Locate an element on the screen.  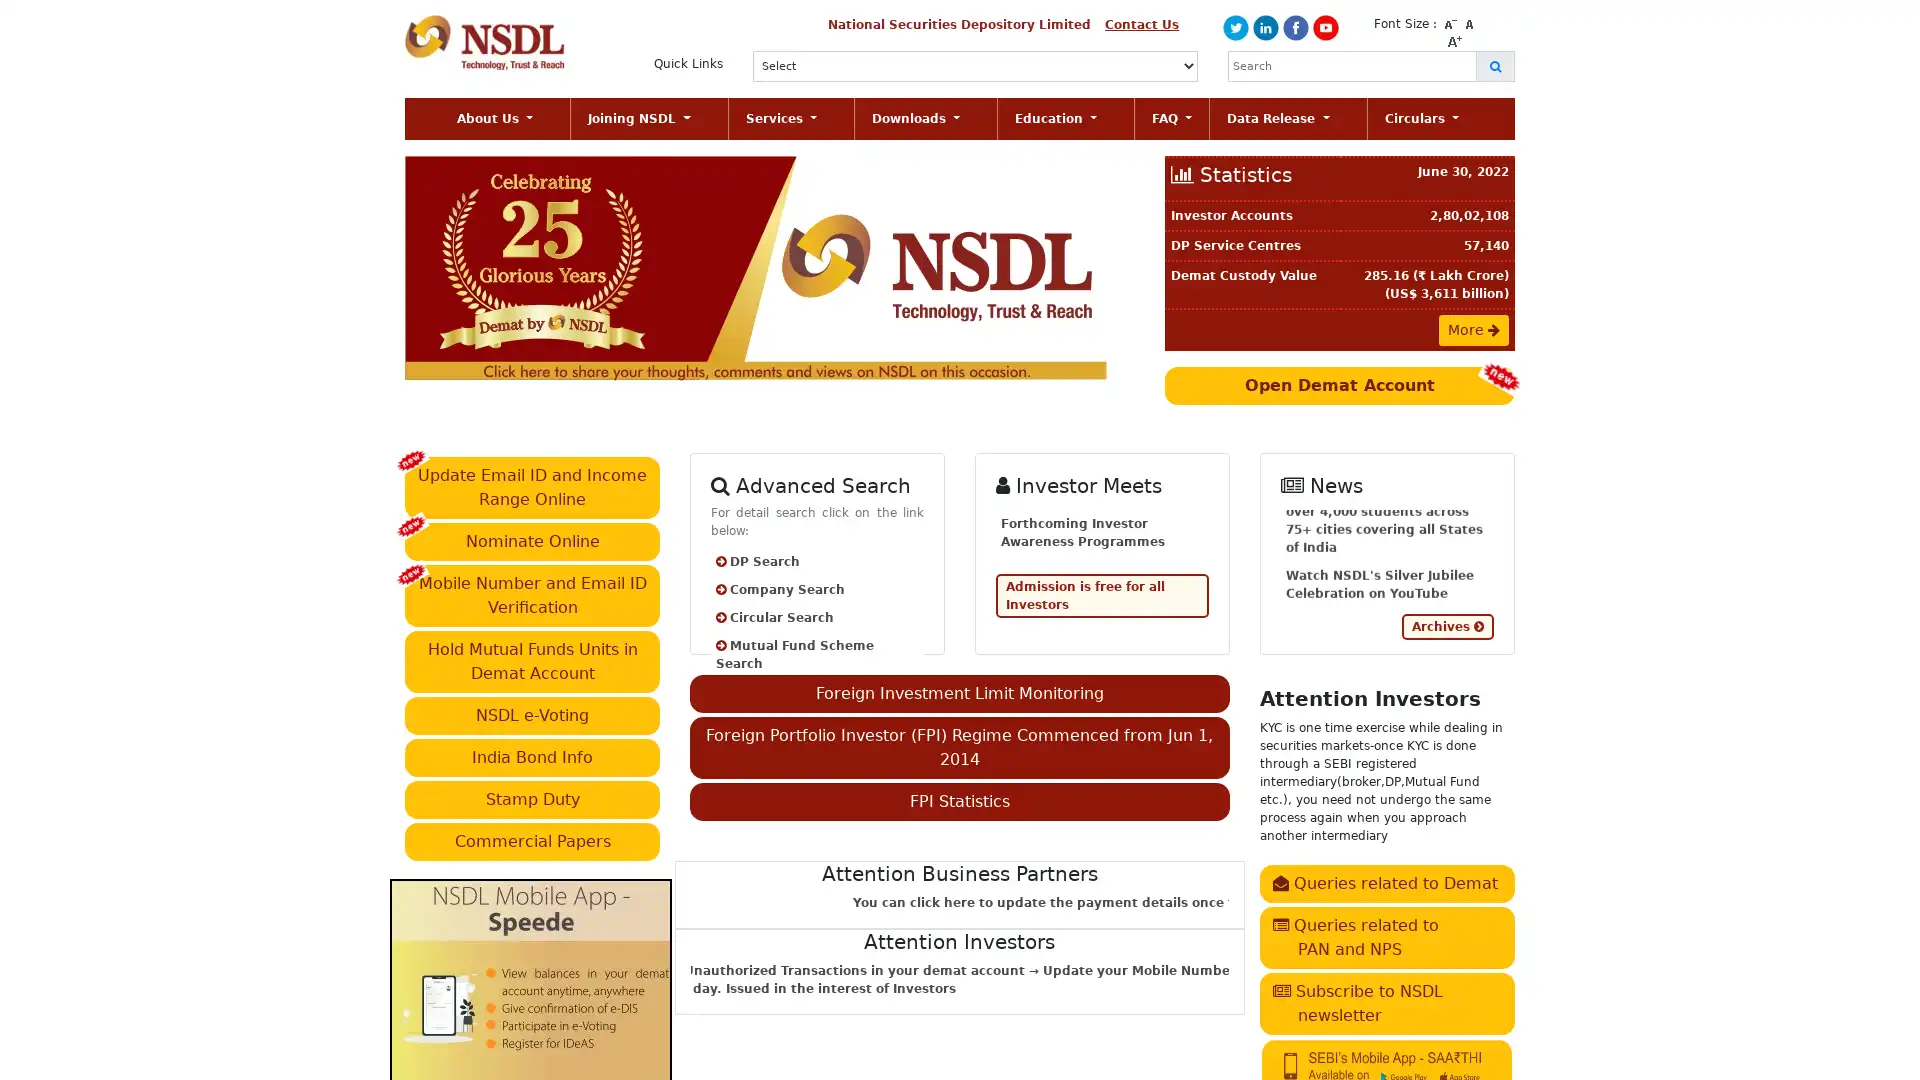
India Bond Info is located at coordinates (532, 756).